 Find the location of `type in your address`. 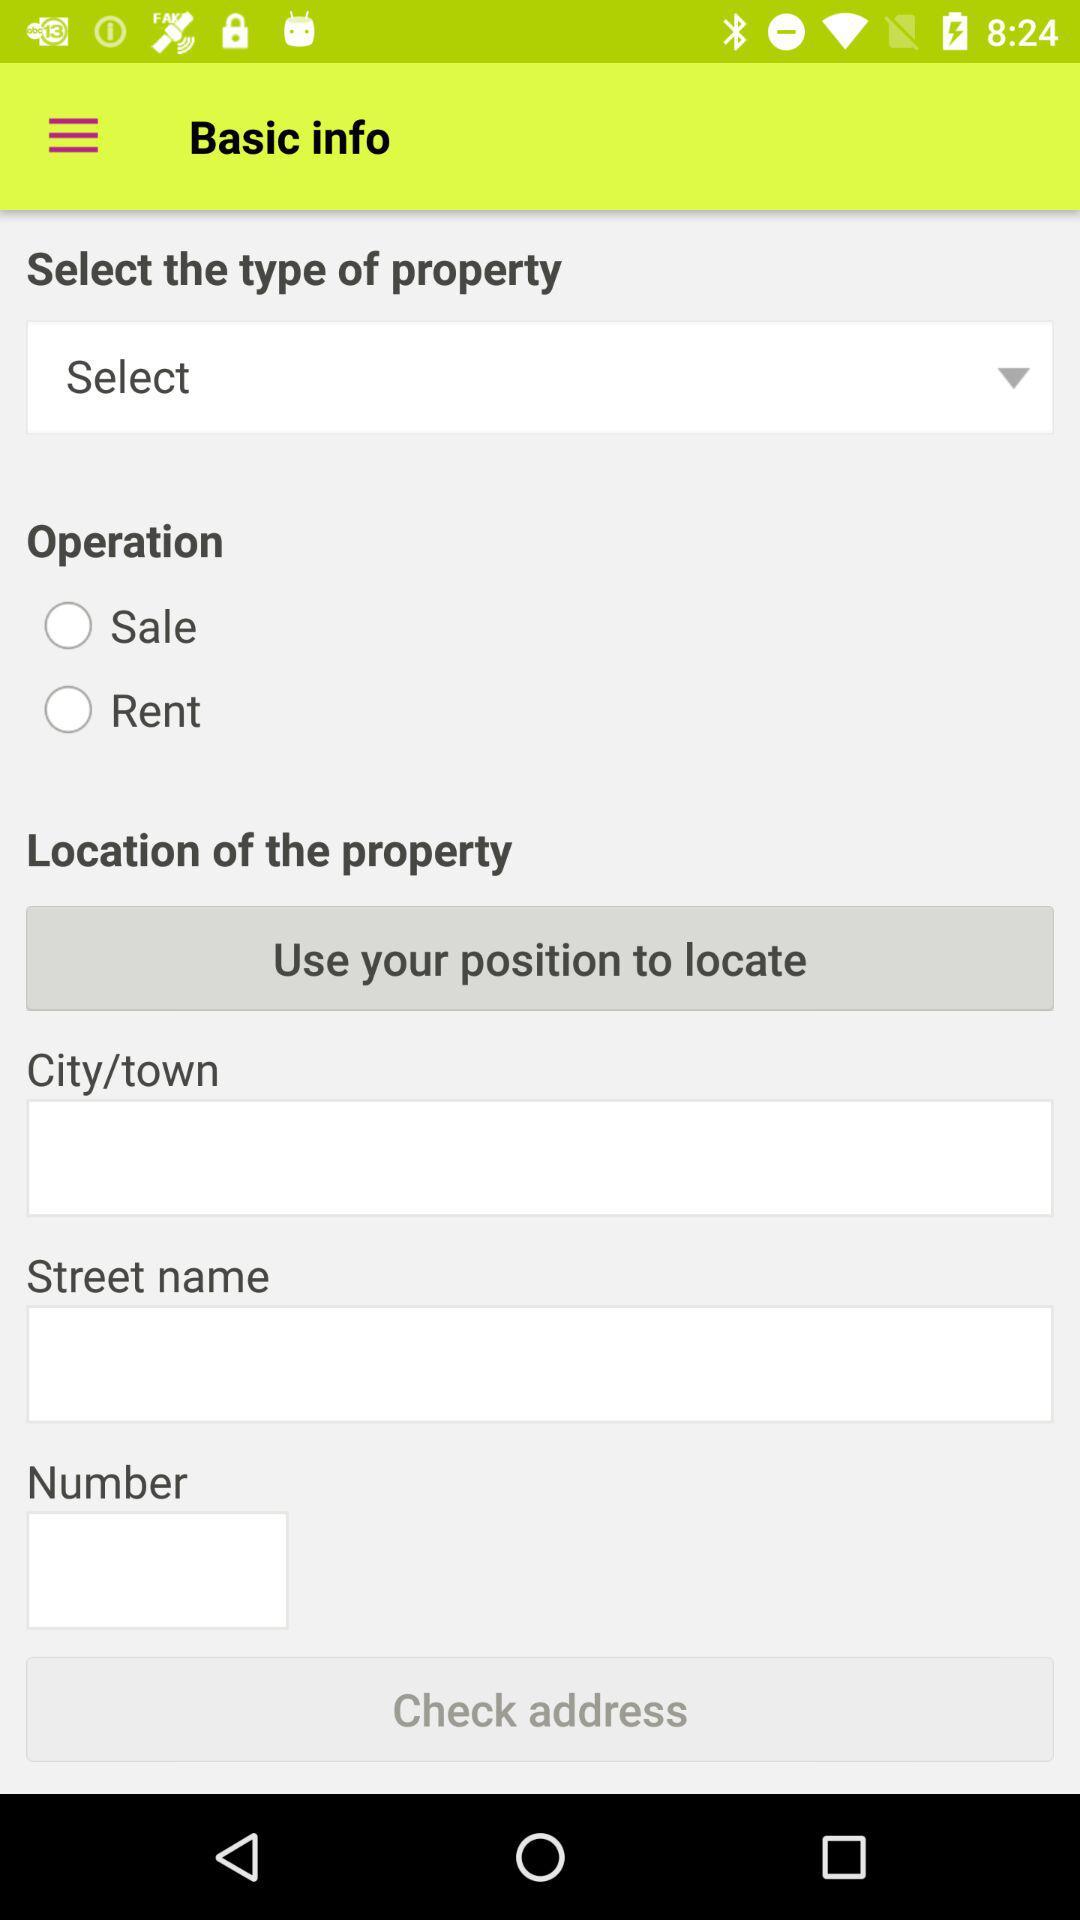

type in your address is located at coordinates (540, 1363).